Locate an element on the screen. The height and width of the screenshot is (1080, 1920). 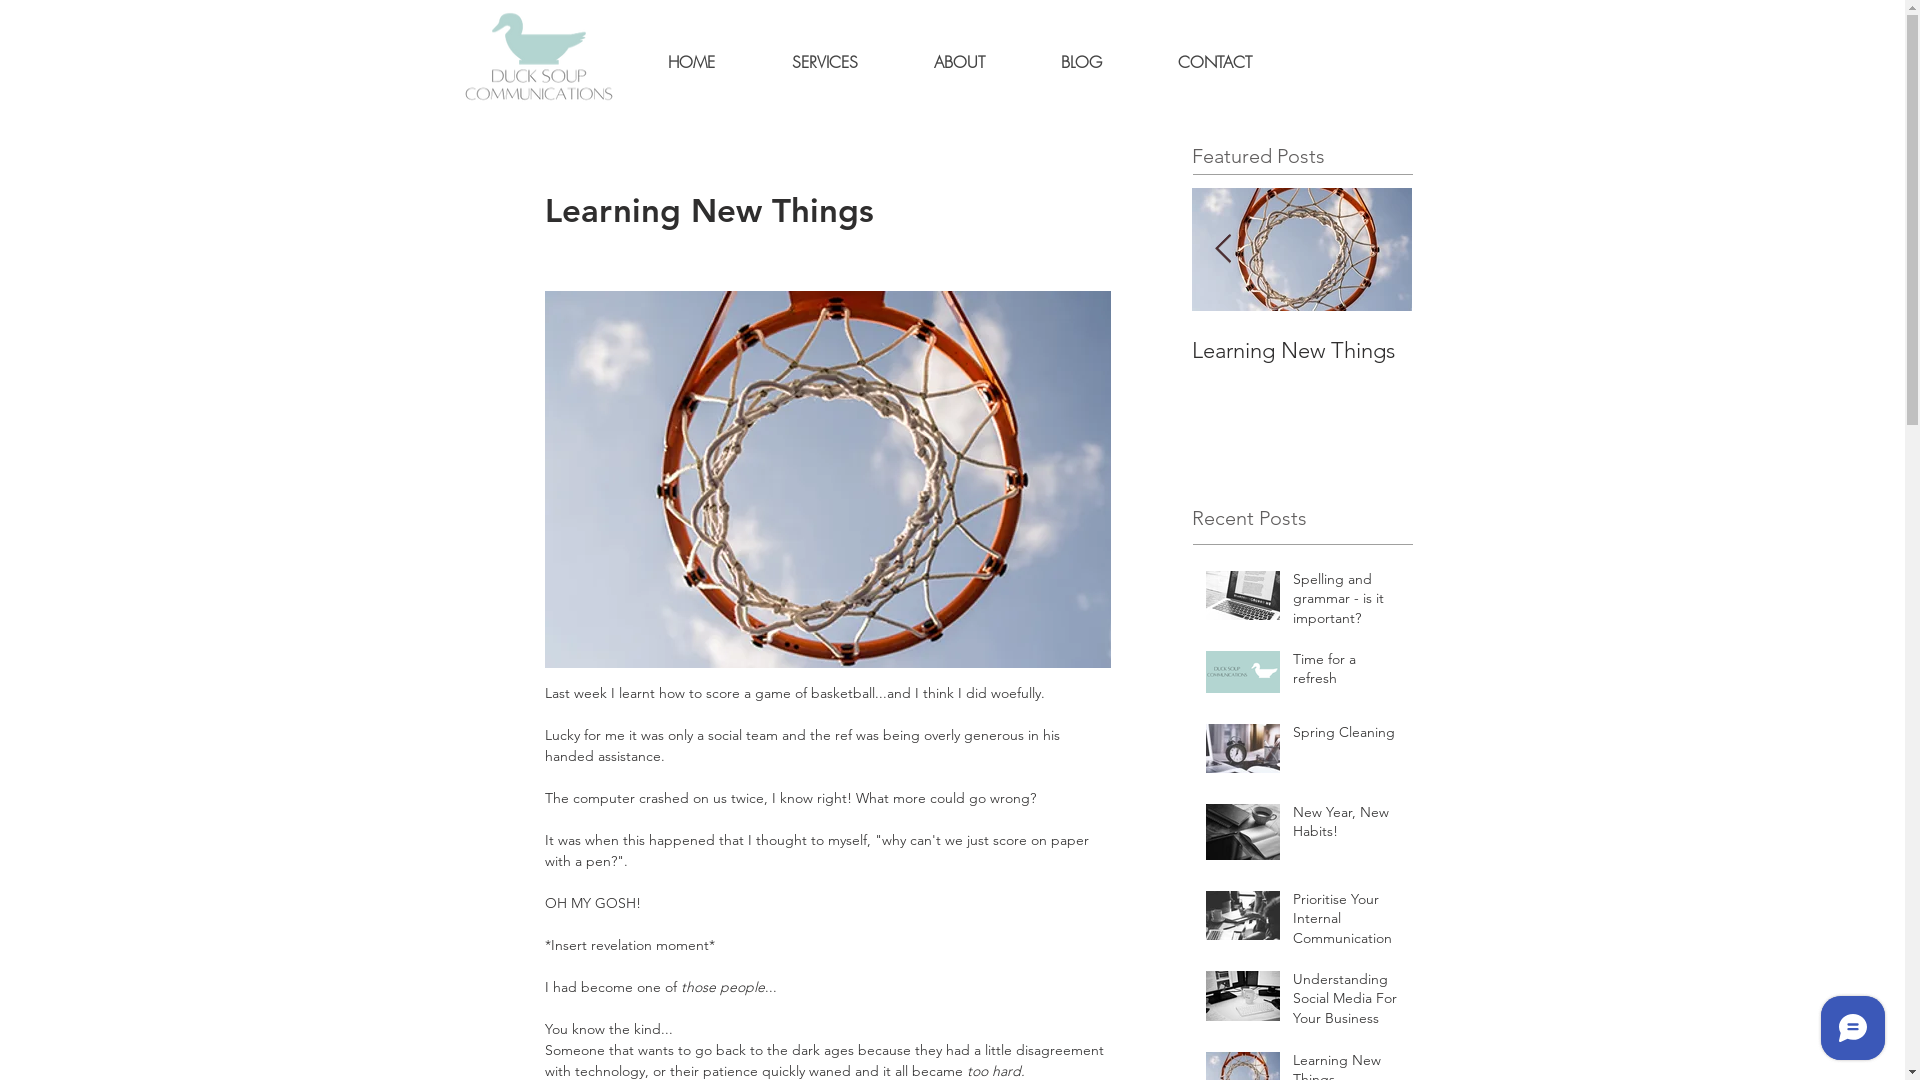
'BLOG' is located at coordinates (1022, 61).